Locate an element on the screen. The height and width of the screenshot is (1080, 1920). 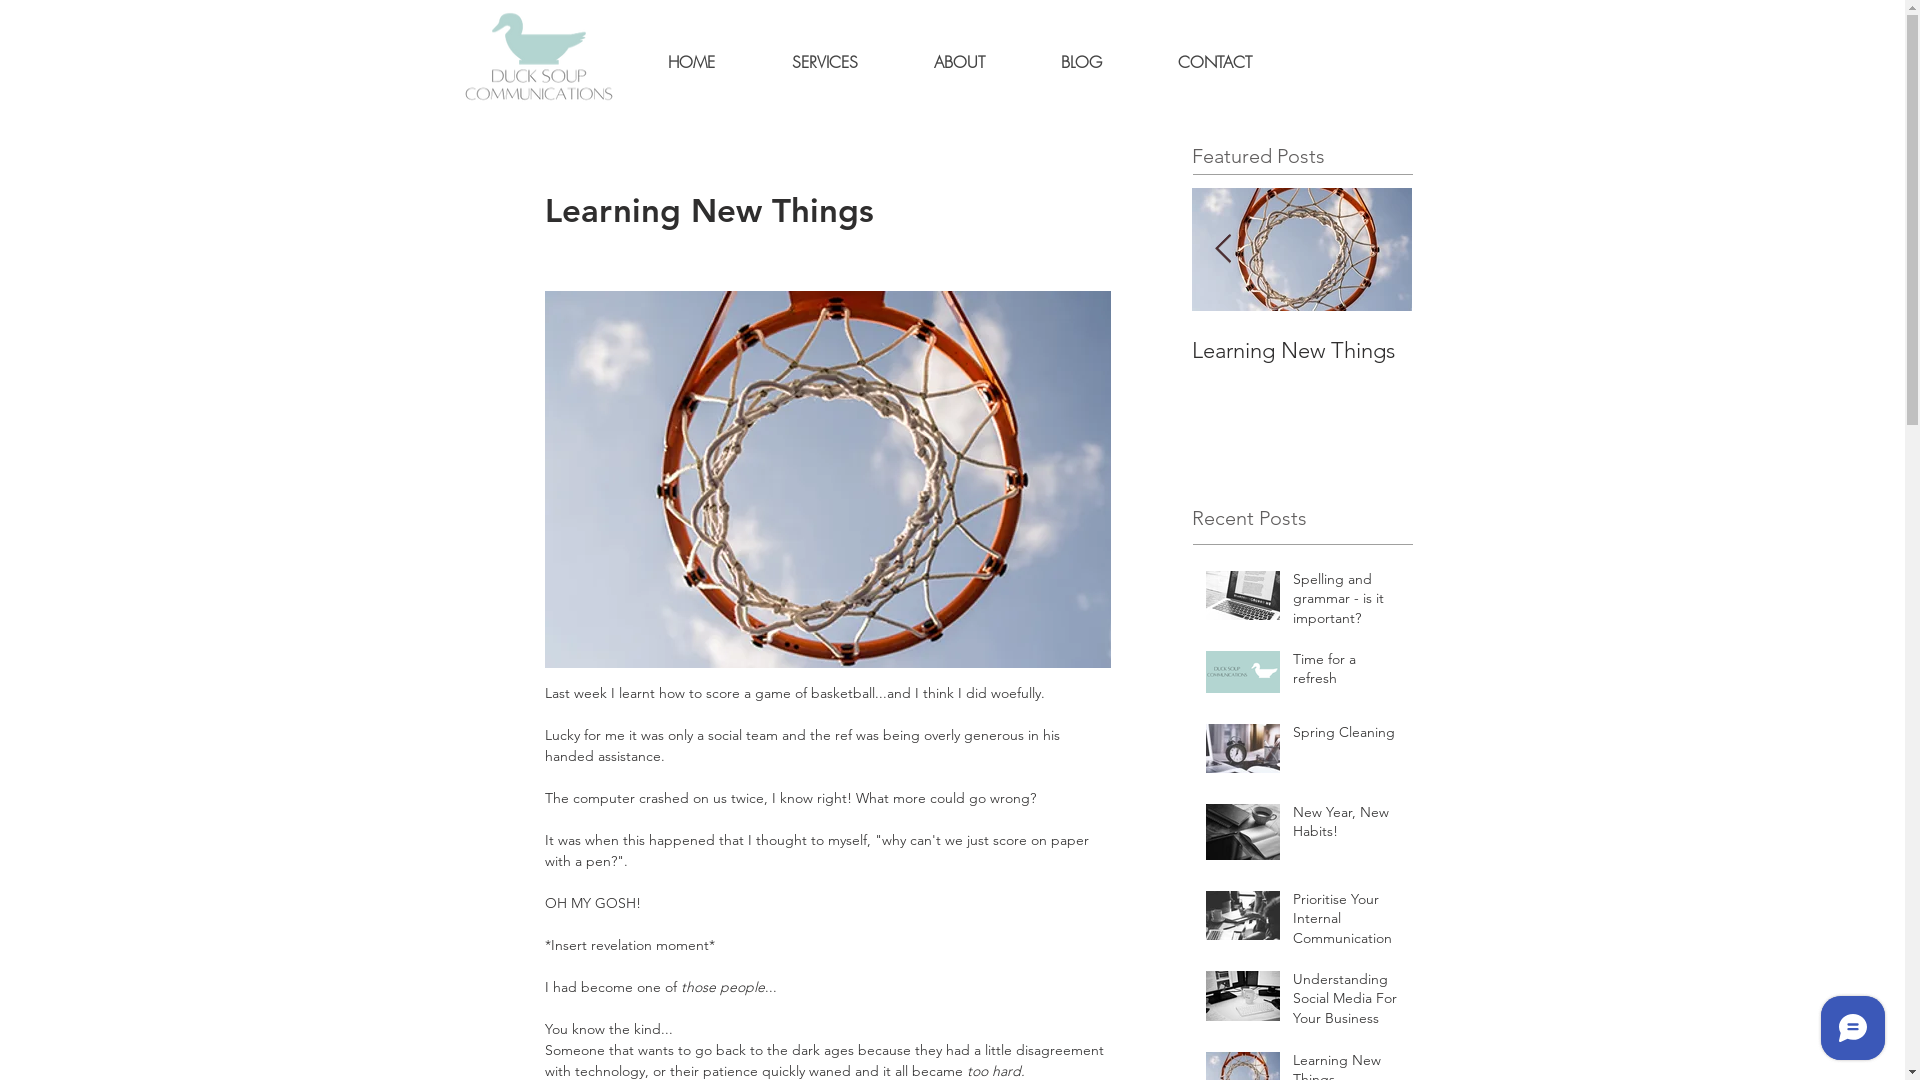
'BLOG' is located at coordinates (1022, 61).